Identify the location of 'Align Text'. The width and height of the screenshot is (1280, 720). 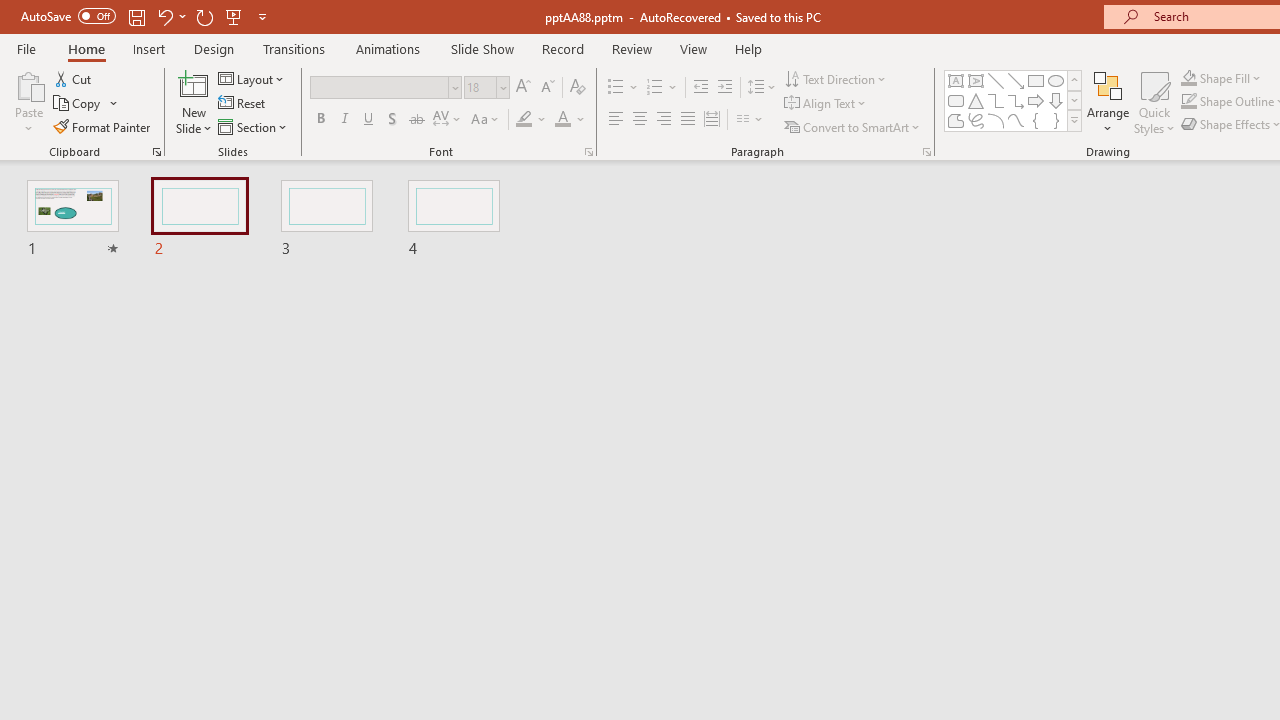
(826, 103).